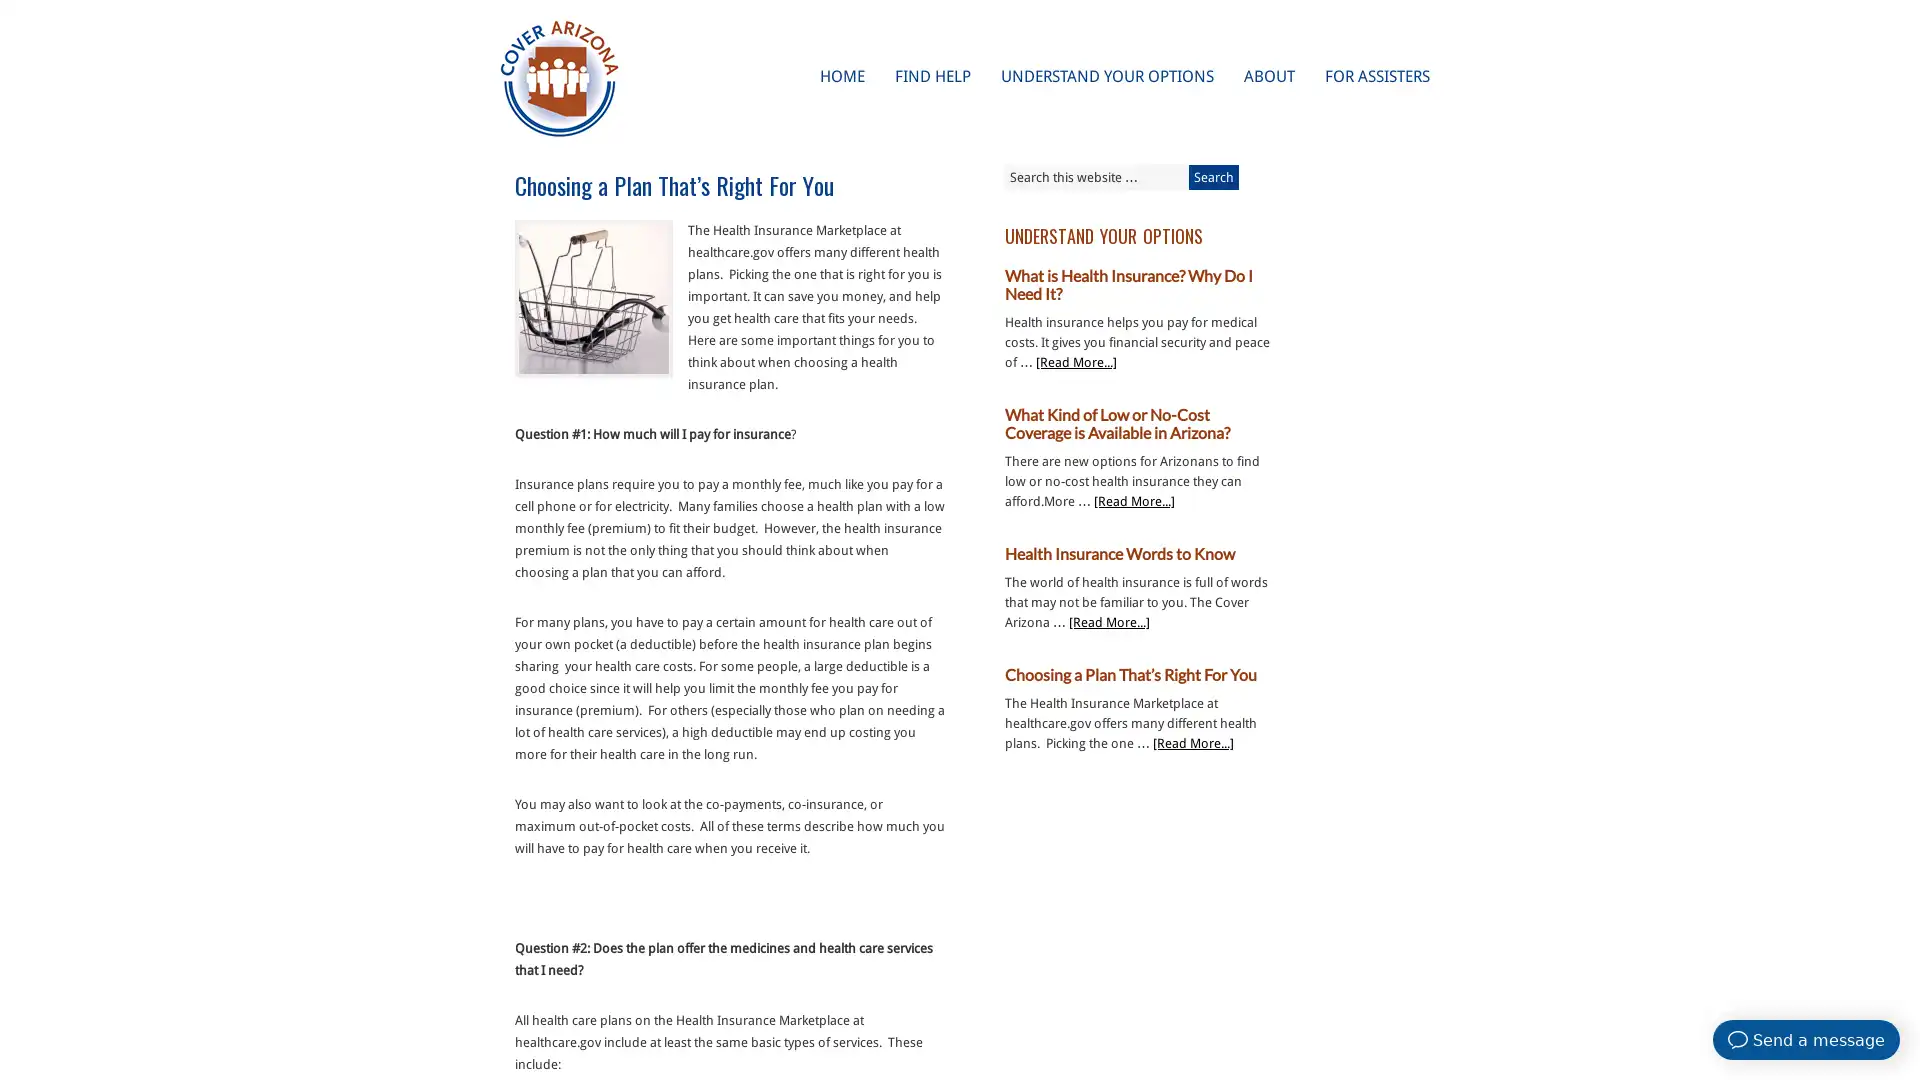  What do you see at coordinates (1213, 176) in the screenshot?
I see `Search` at bounding box center [1213, 176].